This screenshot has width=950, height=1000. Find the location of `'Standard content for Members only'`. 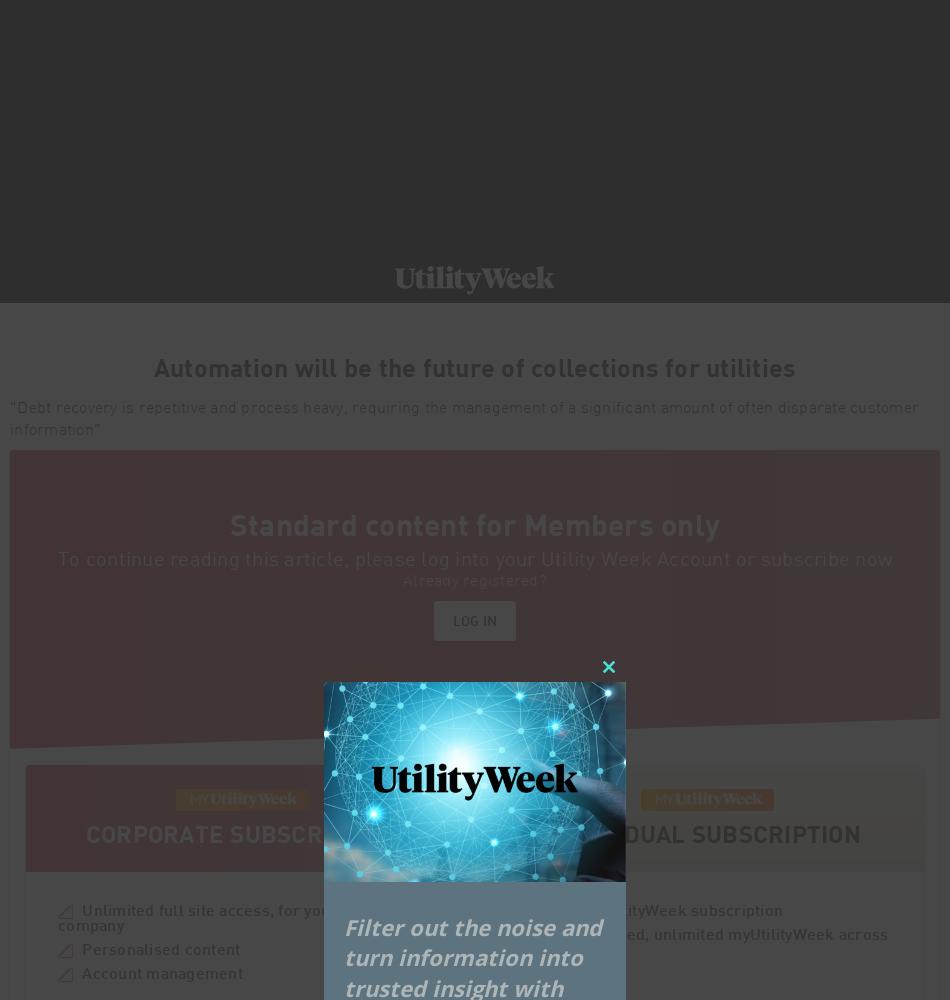

'Standard content for Members only' is located at coordinates (473, 523).